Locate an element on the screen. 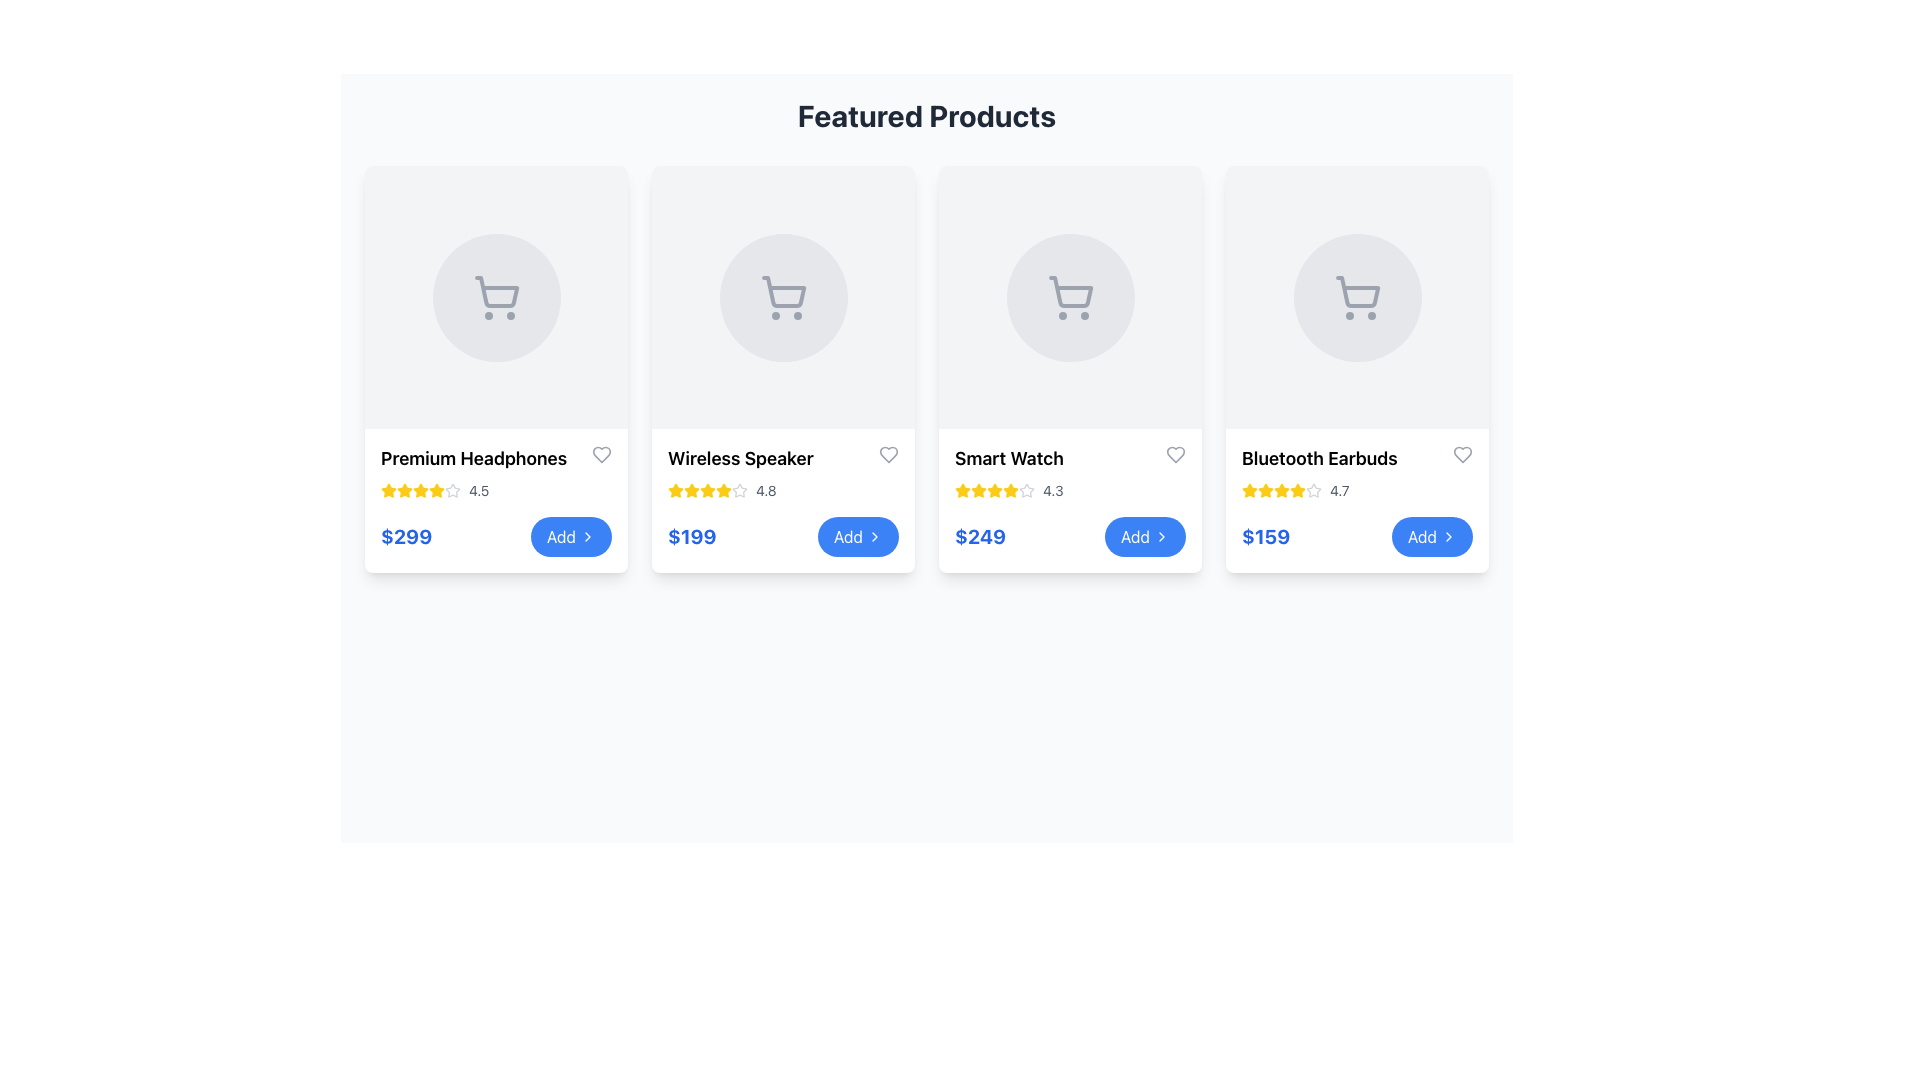 This screenshot has height=1080, width=1920. the 5th star icon in the rating sequence for the 'Smart Watch' item, which visually represents its rating value is located at coordinates (1027, 490).